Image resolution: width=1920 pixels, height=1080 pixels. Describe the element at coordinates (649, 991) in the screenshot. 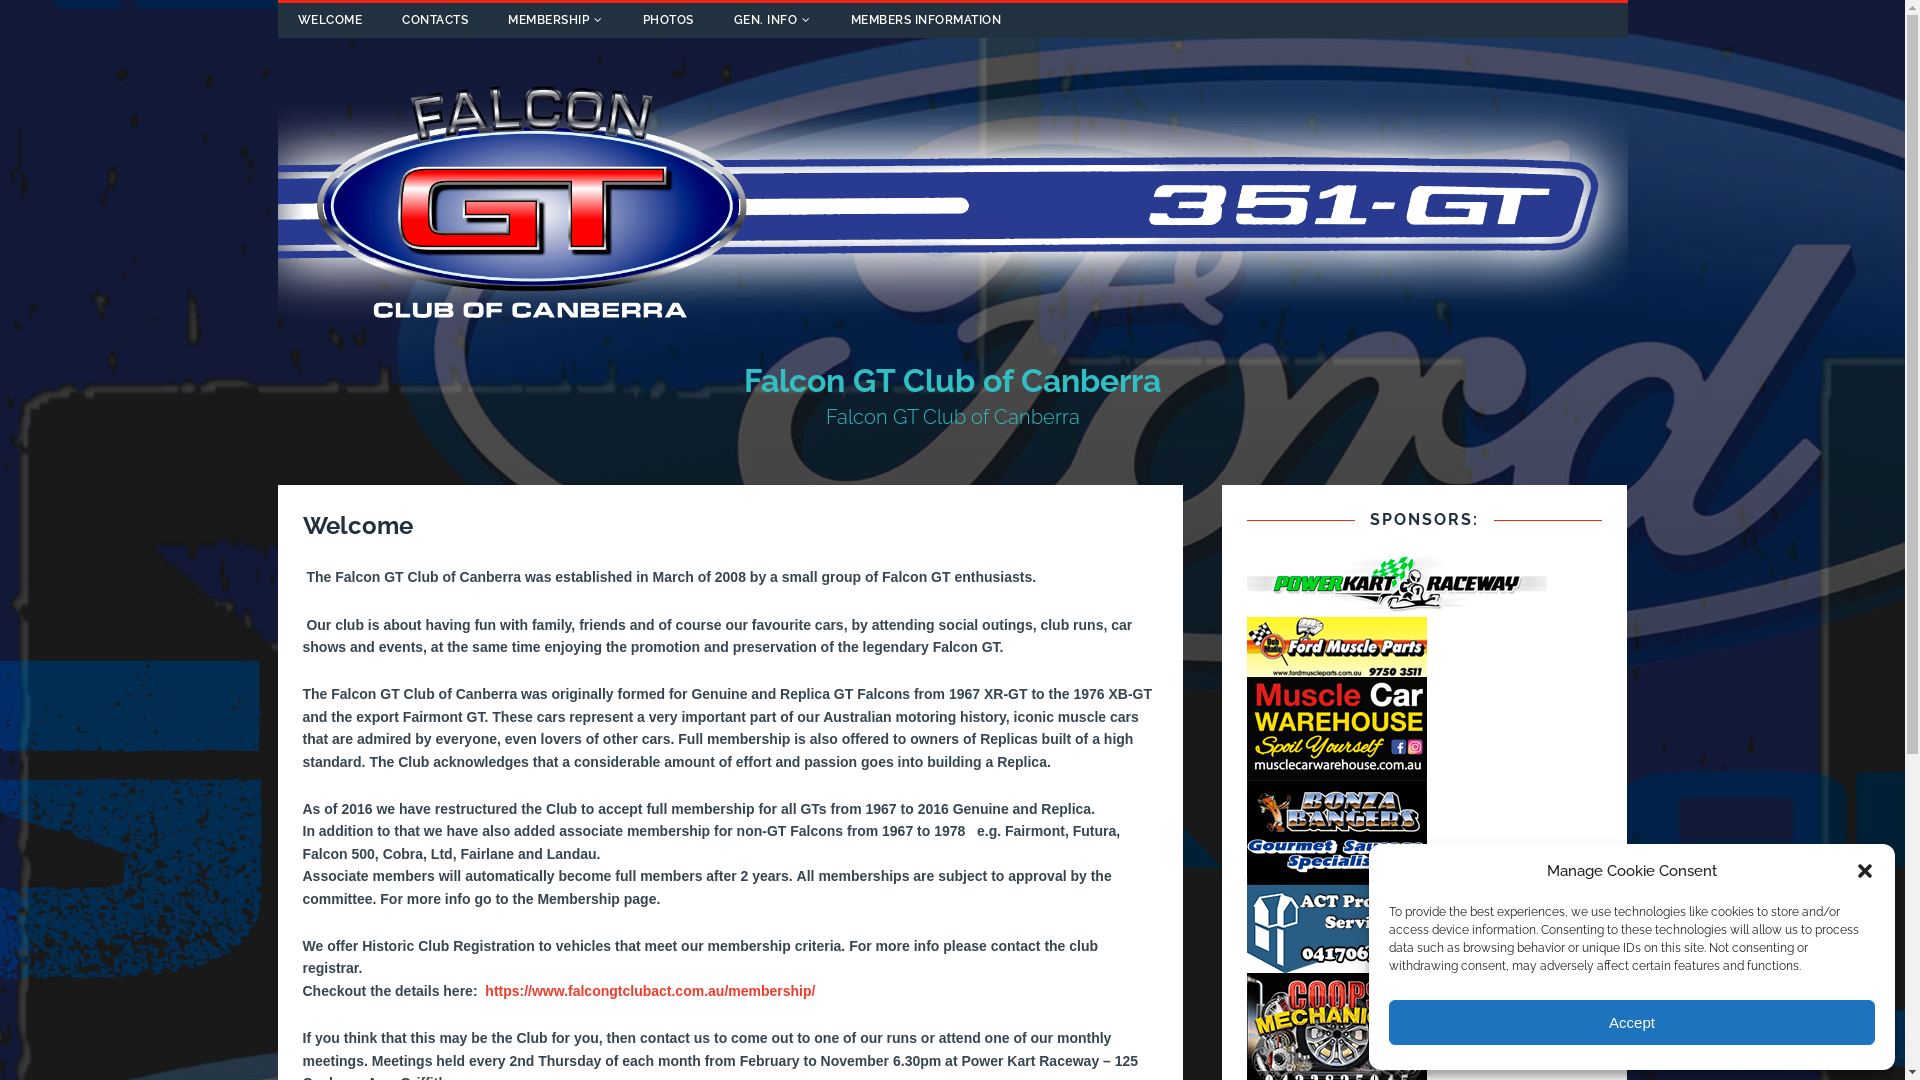

I see `'https://www.falcongtclubact.com.au/membership/'` at that location.